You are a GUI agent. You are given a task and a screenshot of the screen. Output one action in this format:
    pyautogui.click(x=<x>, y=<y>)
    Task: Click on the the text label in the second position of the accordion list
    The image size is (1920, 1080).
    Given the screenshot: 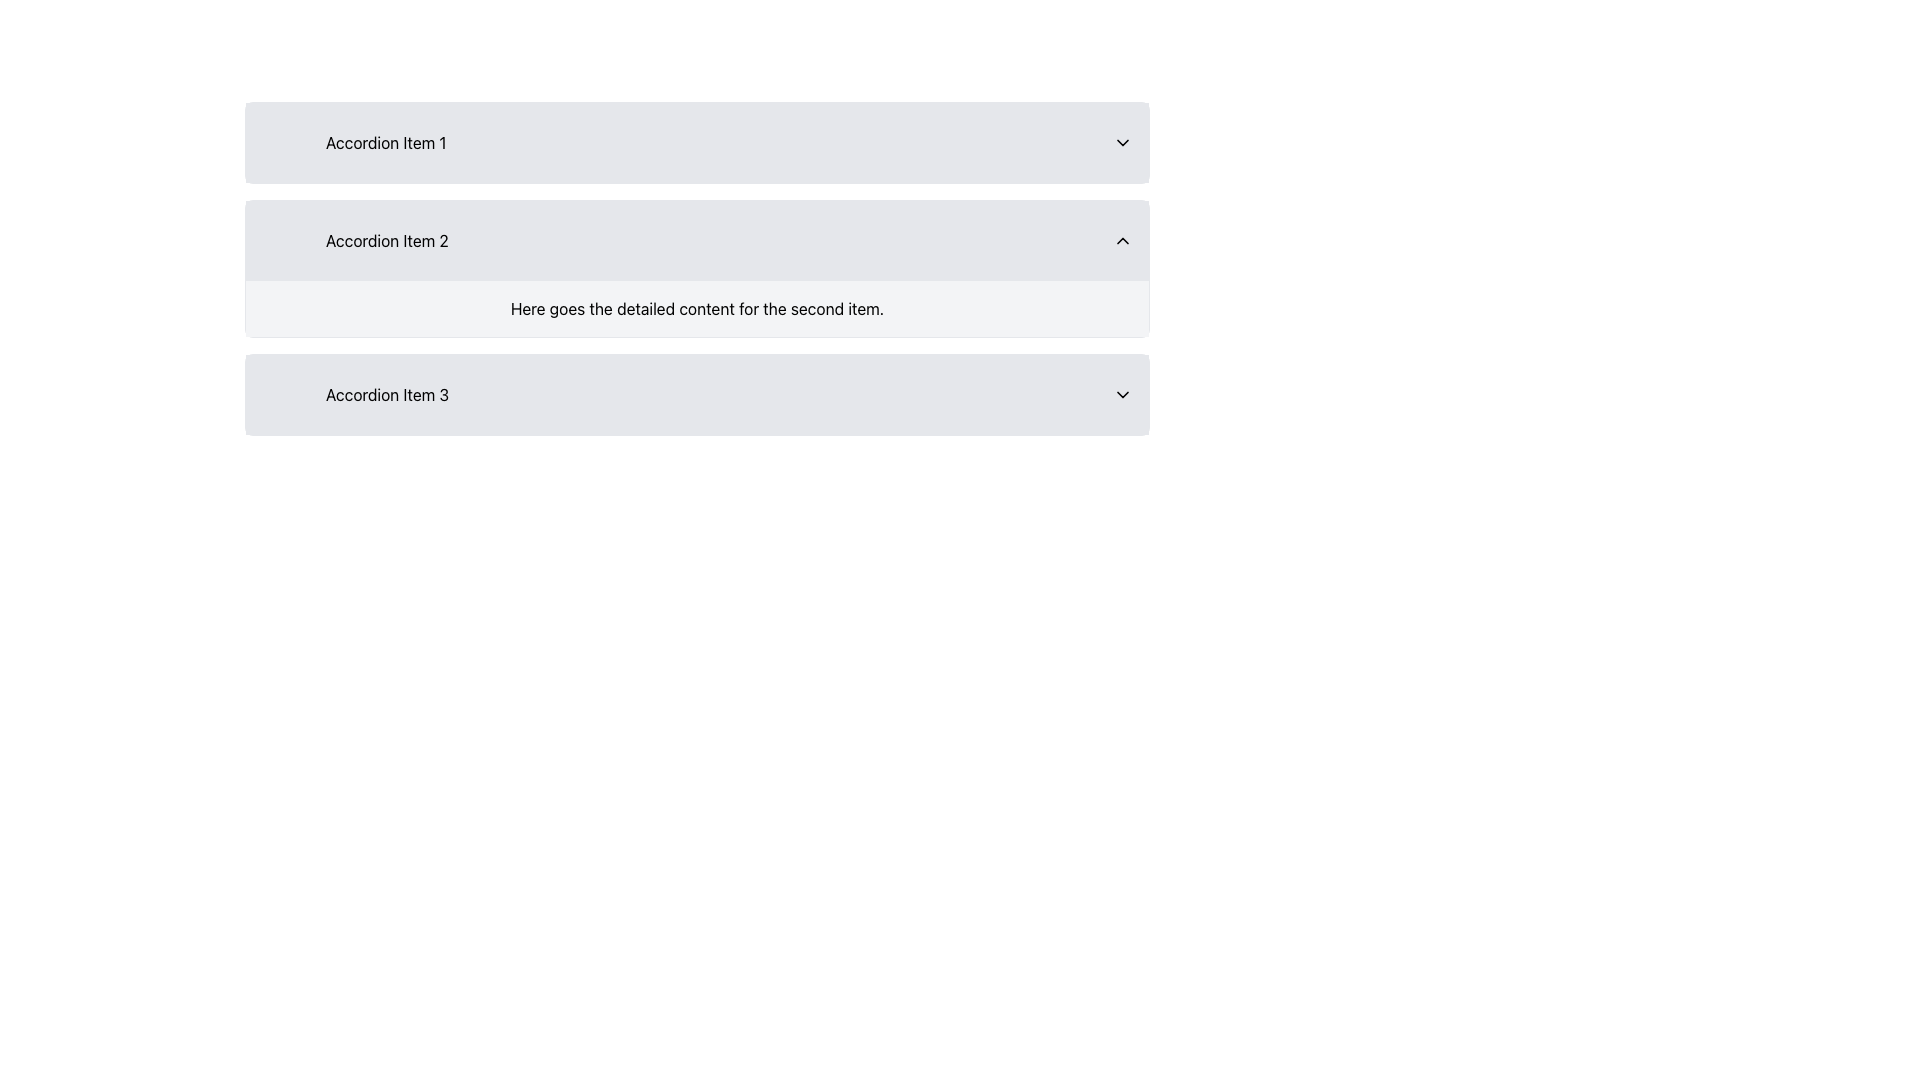 What is the action you would take?
    pyautogui.click(x=387, y=239)
    